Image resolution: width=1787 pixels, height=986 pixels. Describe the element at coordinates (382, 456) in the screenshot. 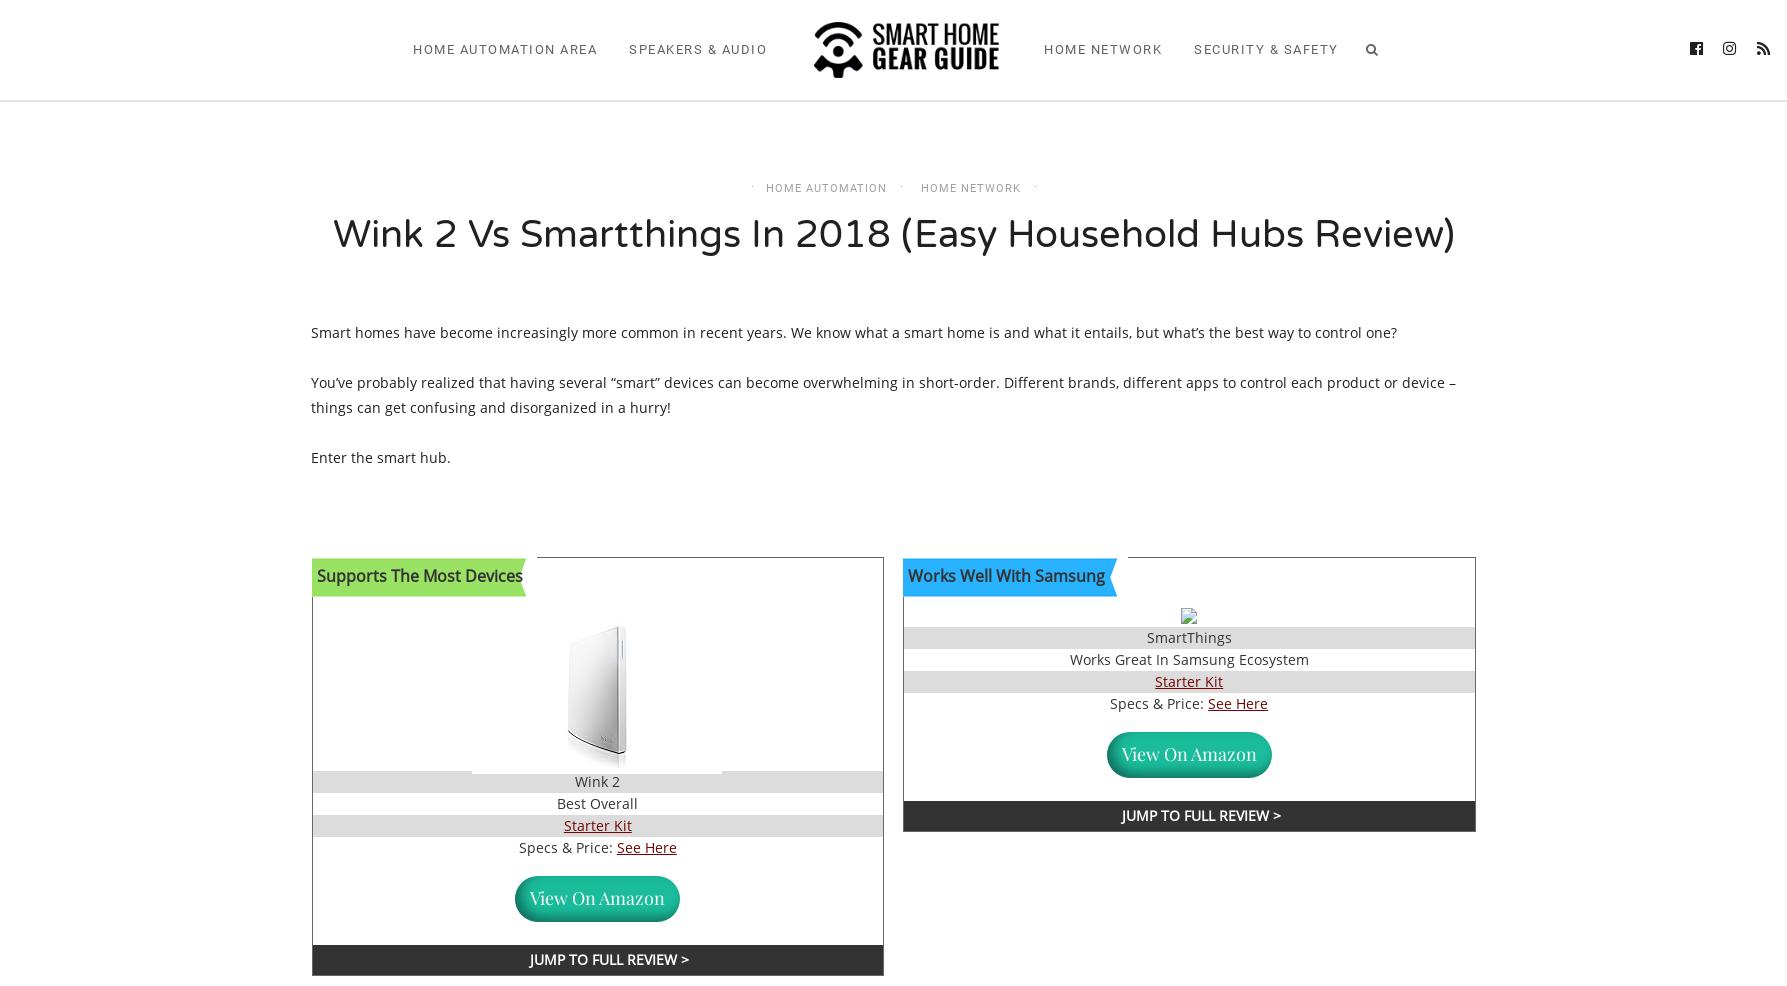

I see `'Enter the smart hub.'` at that location.